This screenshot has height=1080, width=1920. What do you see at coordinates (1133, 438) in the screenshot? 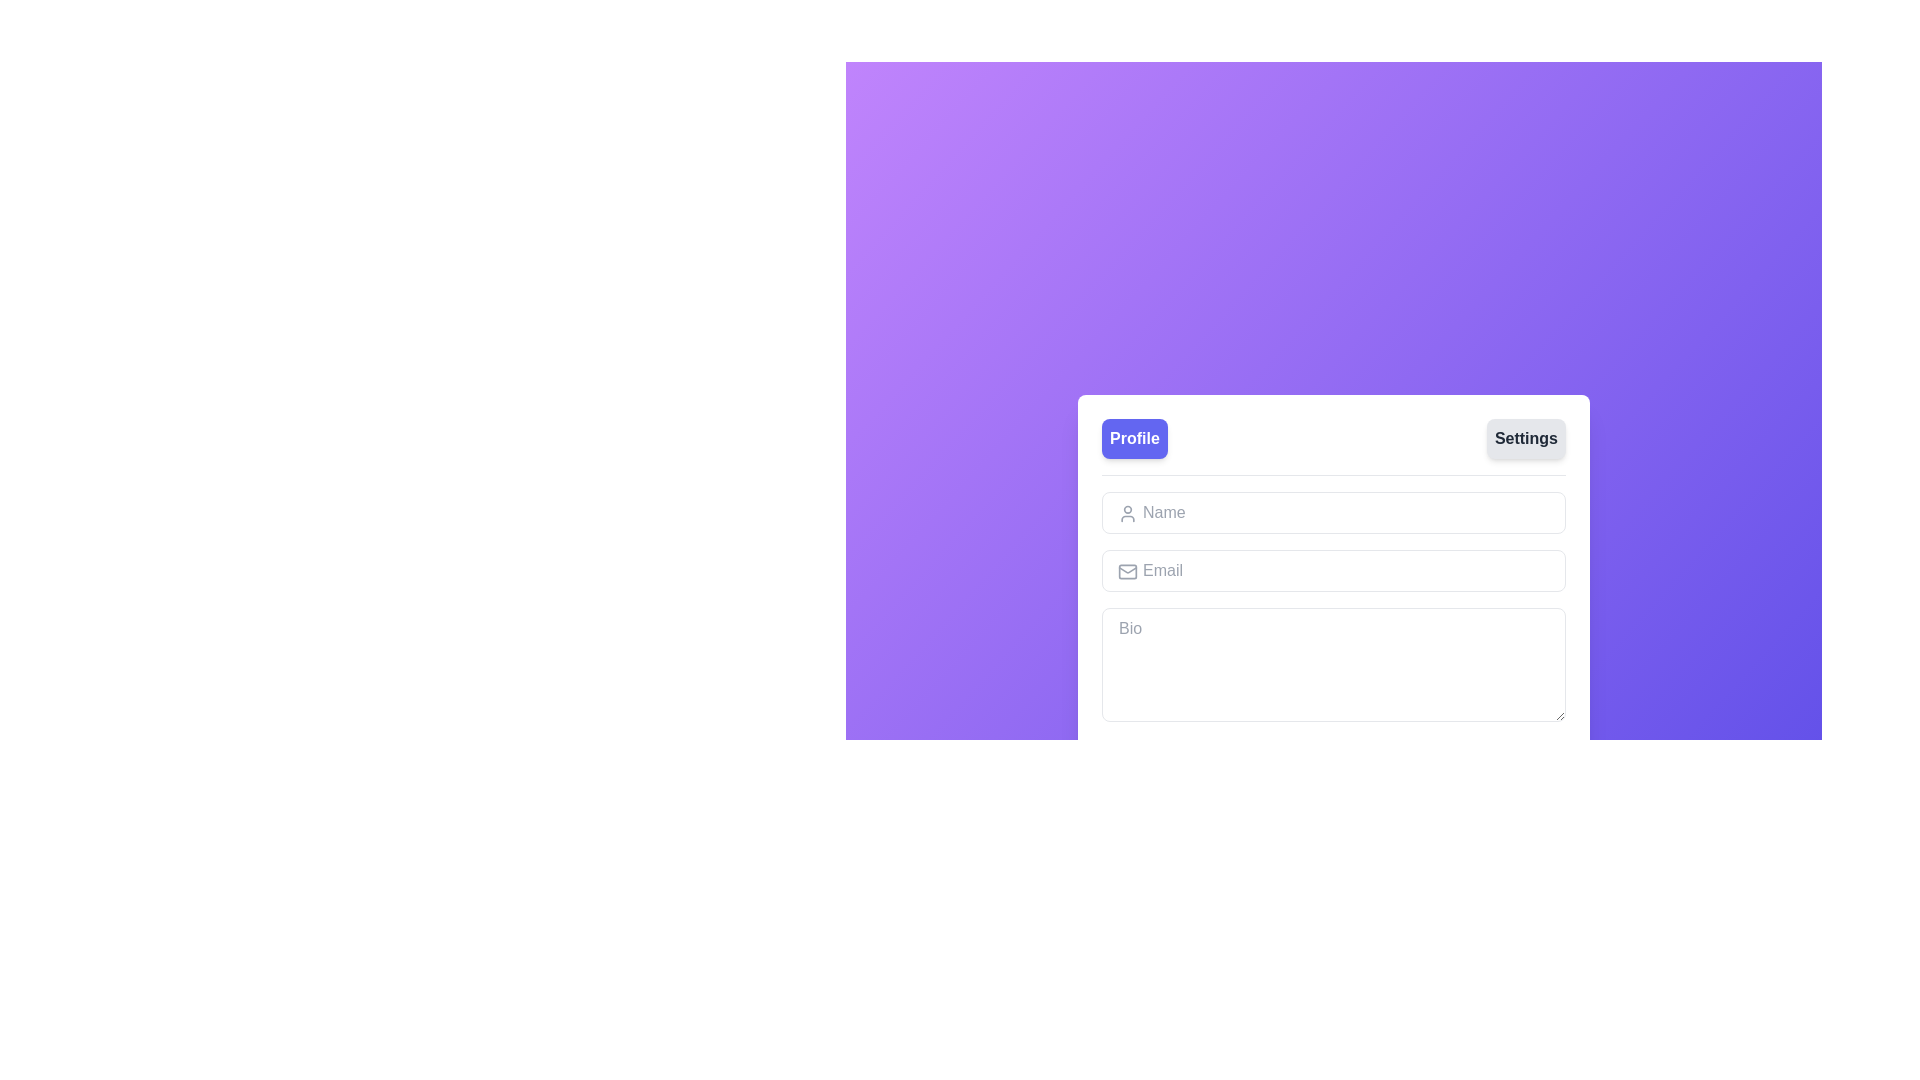
I see `the 'Profile' button located on the left within the header section of the card` at bounding box center [1133, 438].